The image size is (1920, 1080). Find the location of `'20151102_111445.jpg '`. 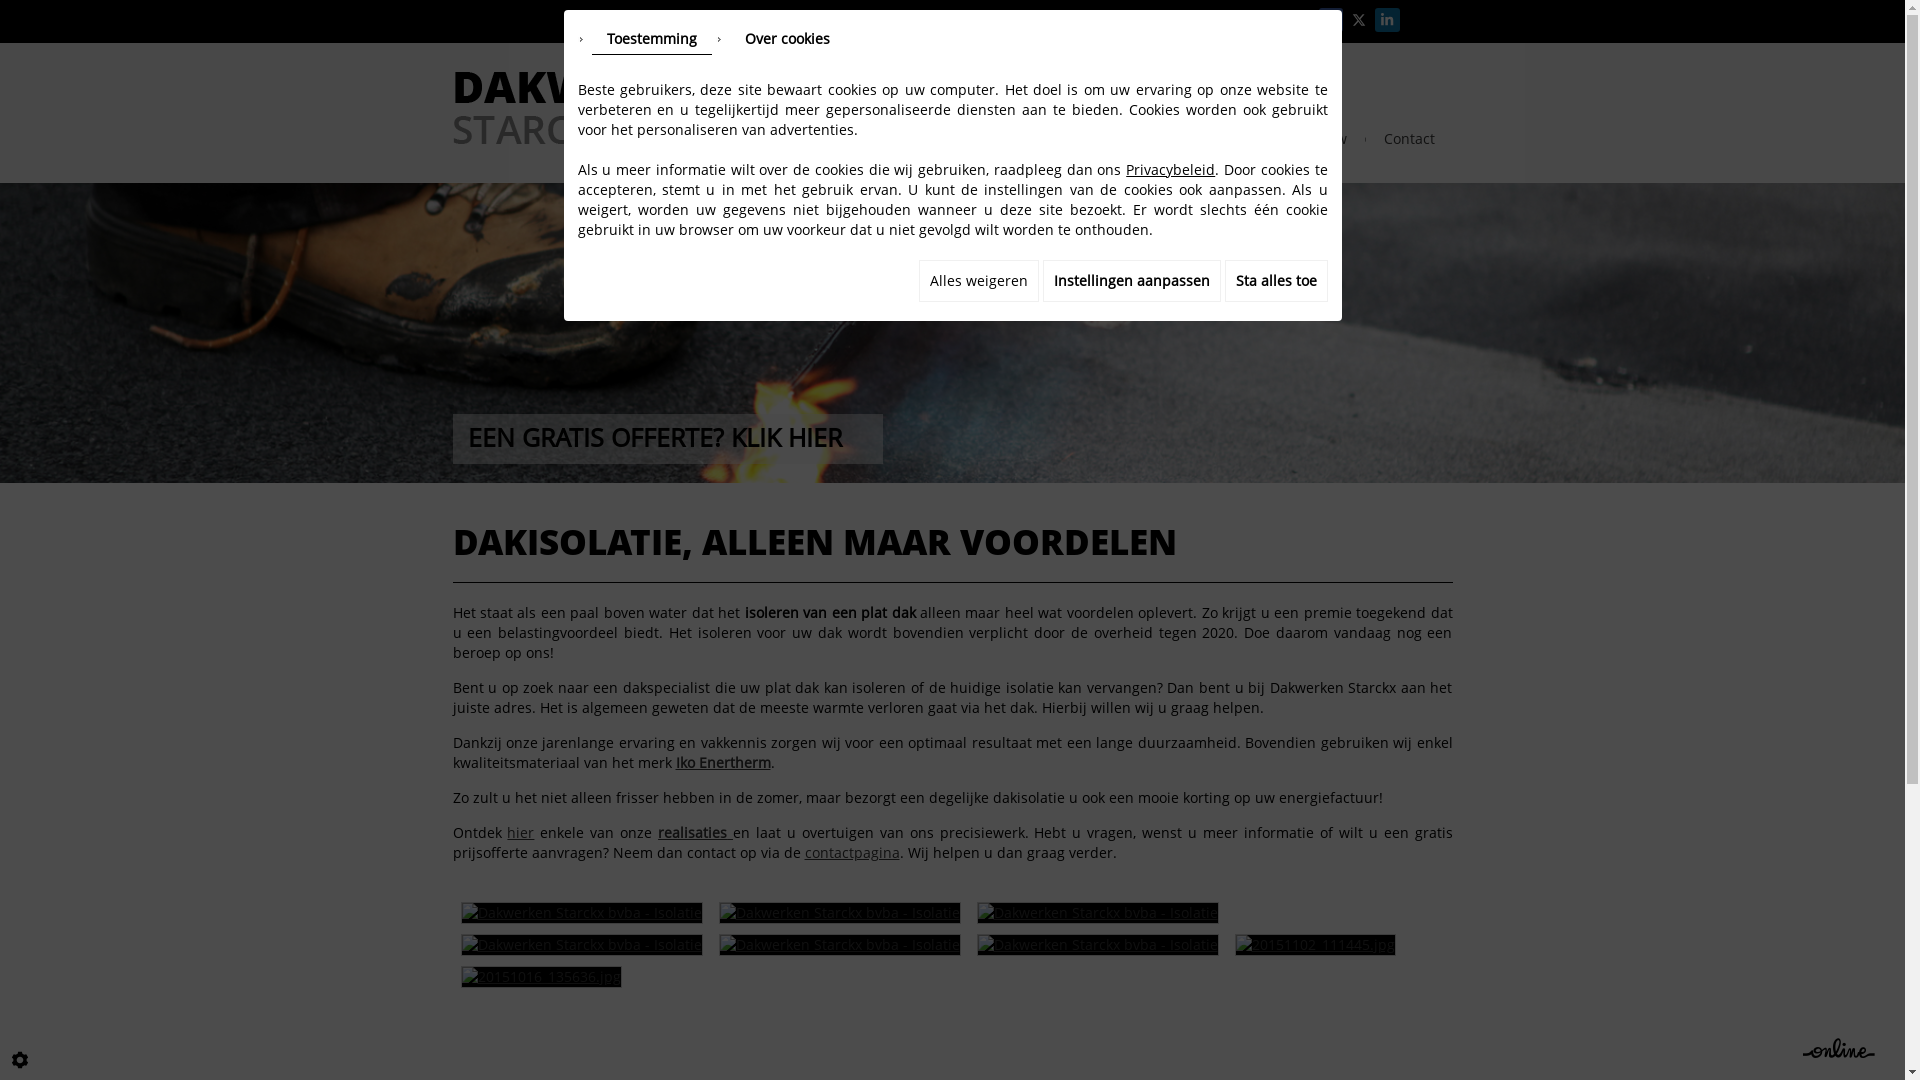

'20151102_111445.jpg ' is located at coordinates (1232, 945).